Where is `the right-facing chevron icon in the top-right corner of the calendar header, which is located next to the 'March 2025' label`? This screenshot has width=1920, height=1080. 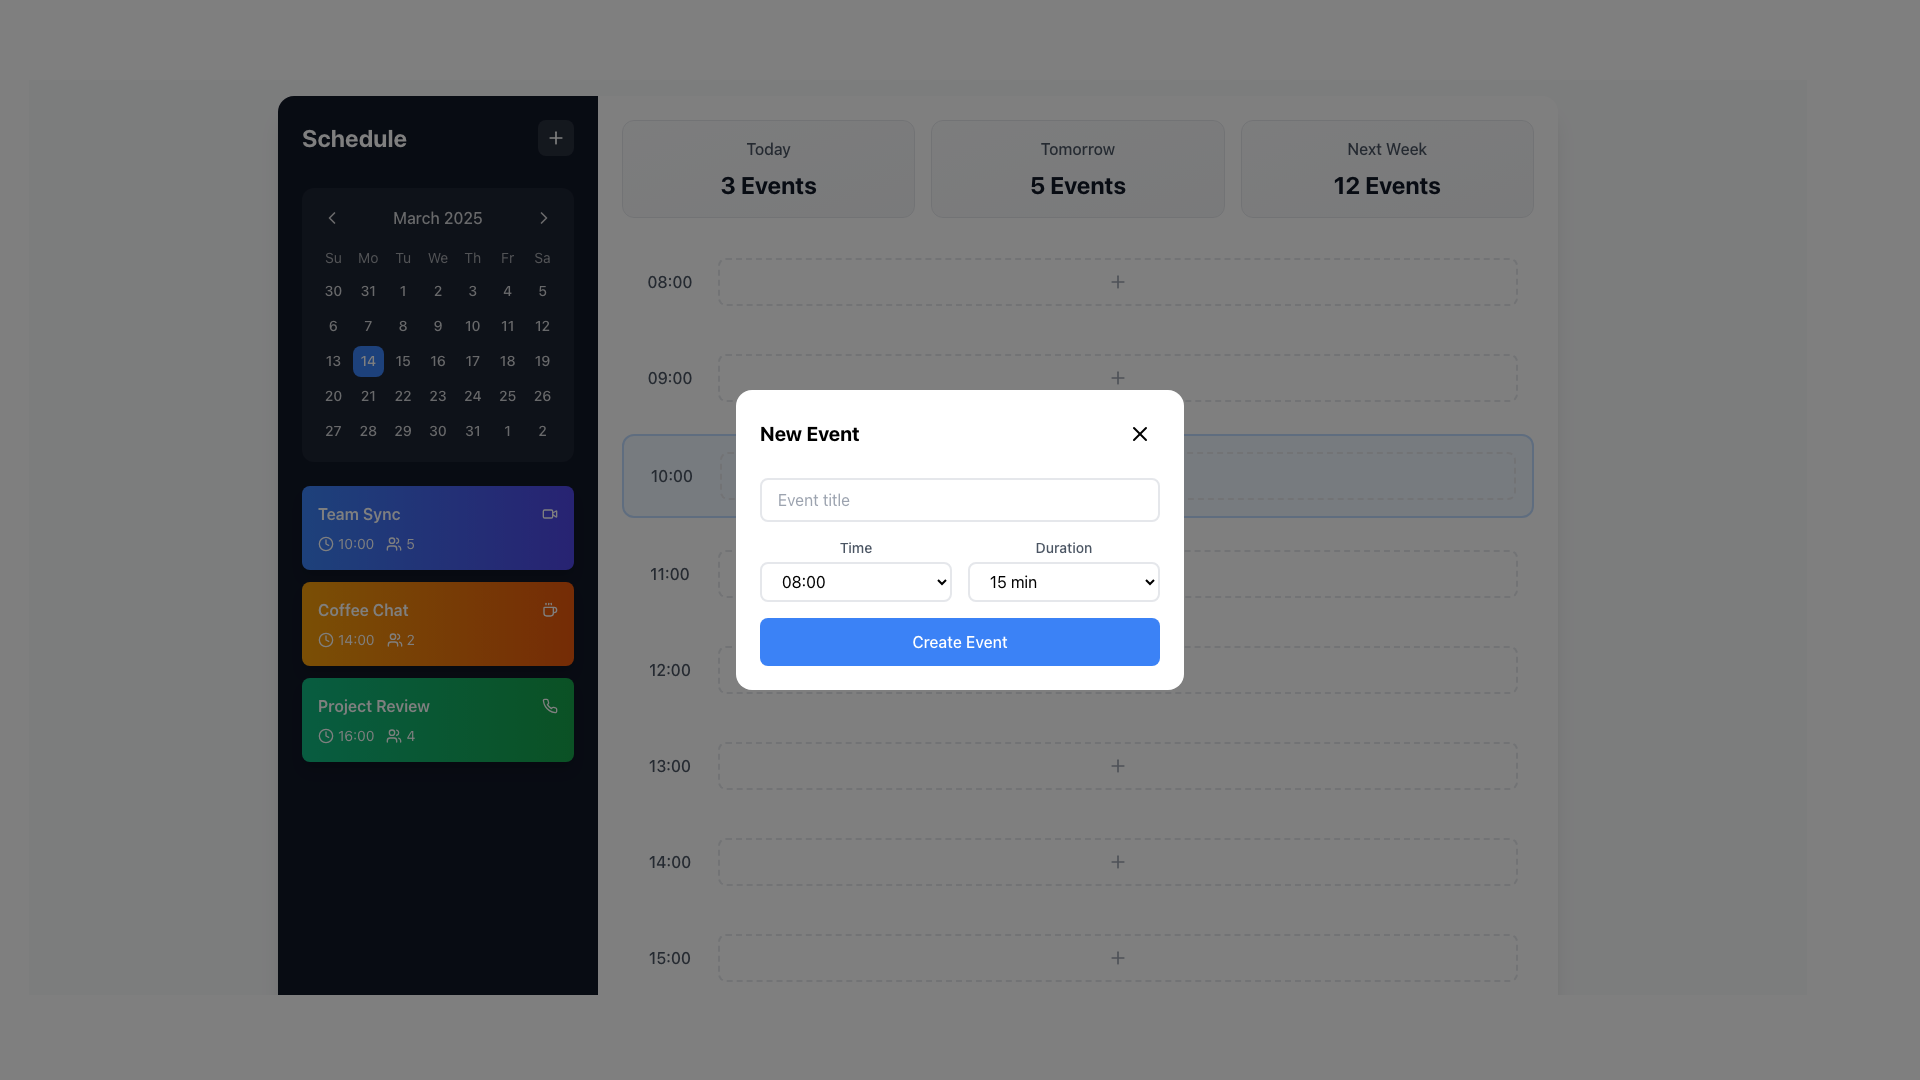
the right-facing chevron icon in the top-right corner of the calendar header, which is located next to the 'March 2025' label is located at coordinates (543, 218).